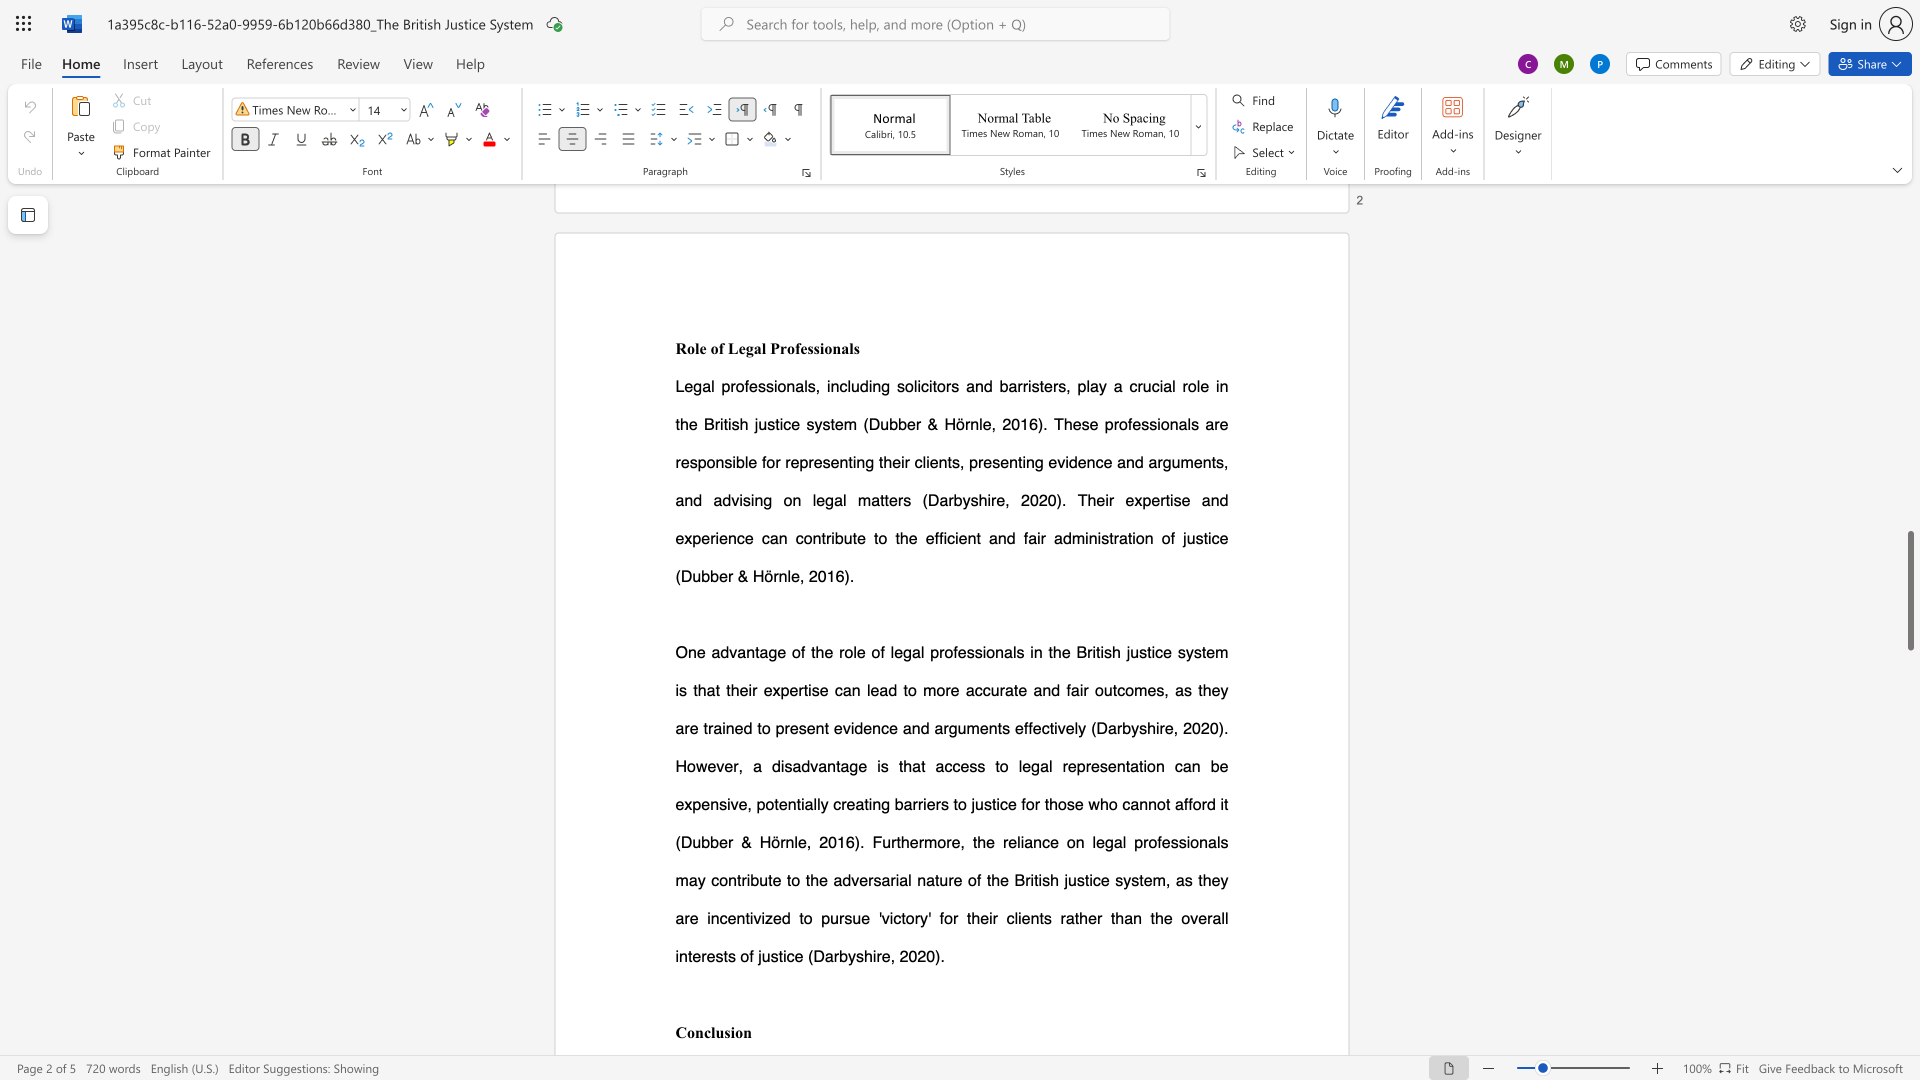 The height and width of the screenshot is (1080, 1920). I want to click on the scrollbar to move the page up, so click(1909, 319).